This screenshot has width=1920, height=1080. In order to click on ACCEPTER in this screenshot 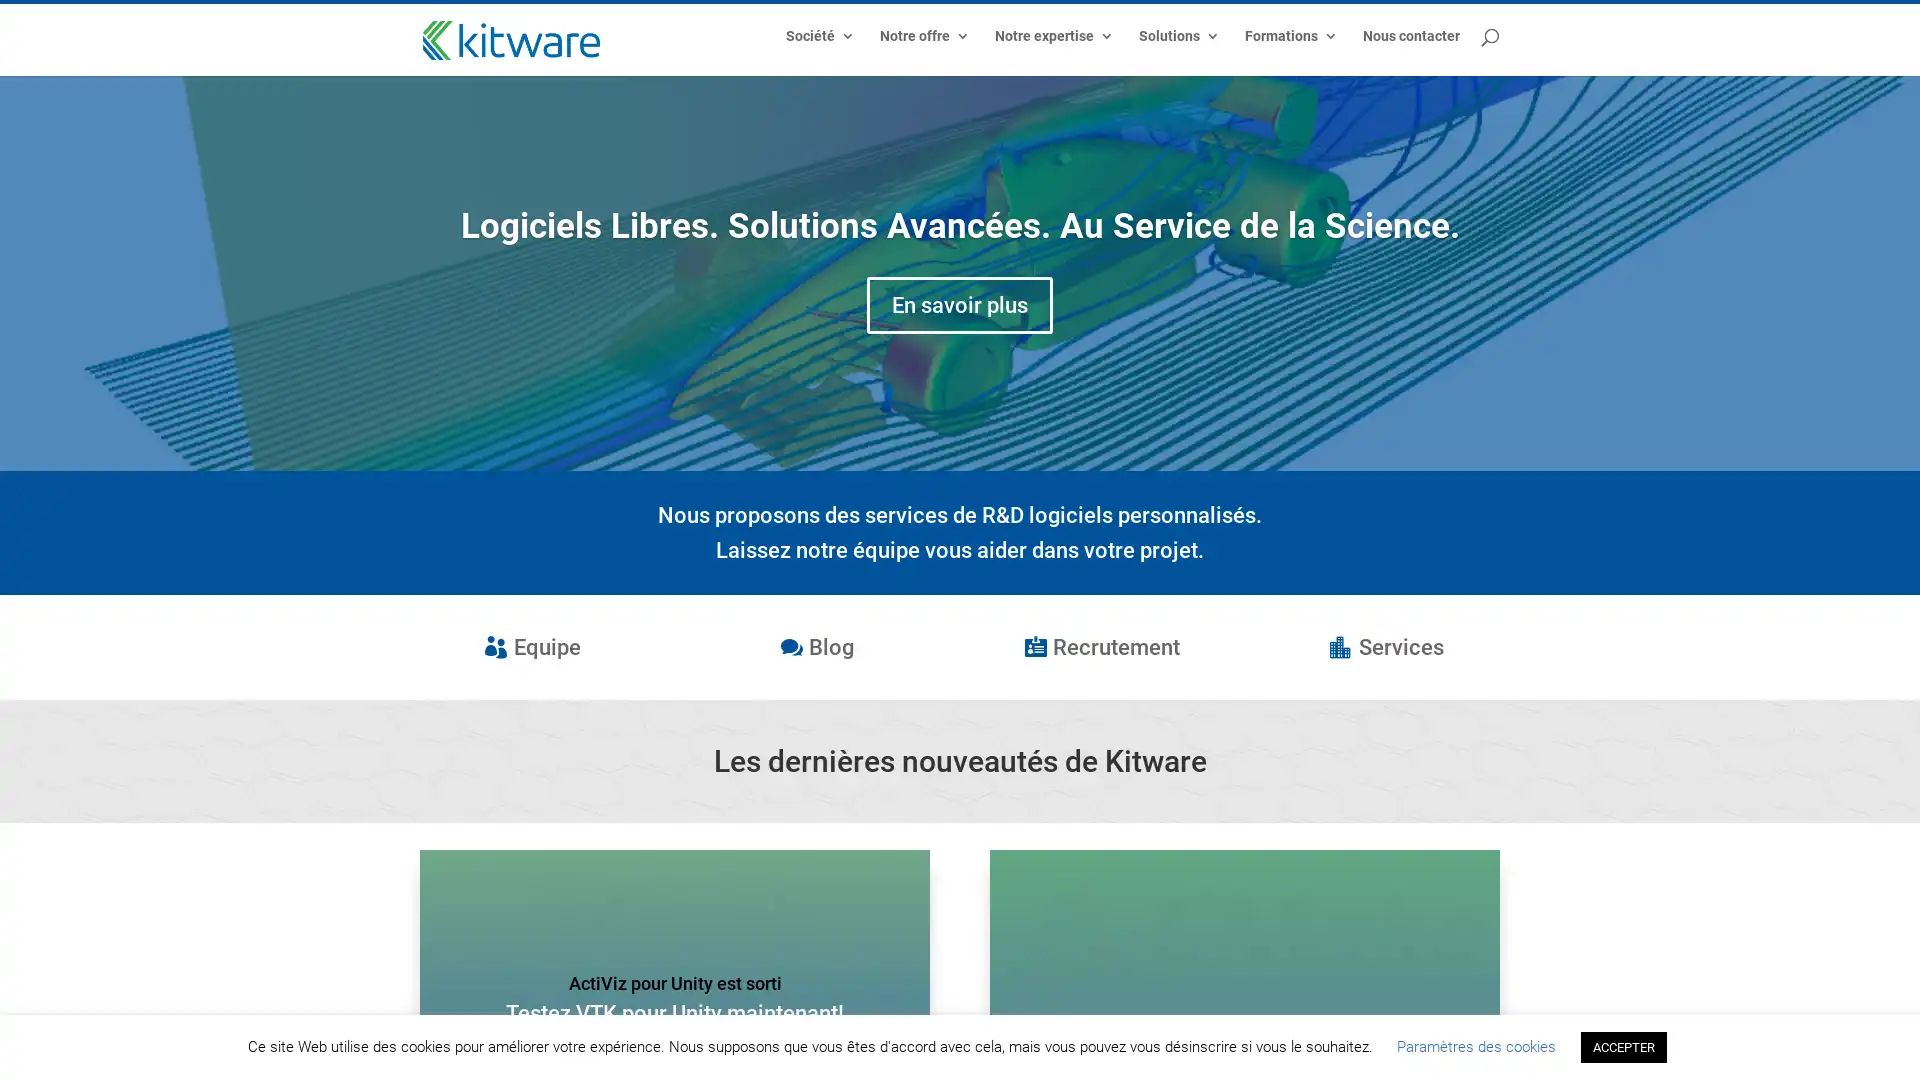, I will do `click(1623, 1046)`.